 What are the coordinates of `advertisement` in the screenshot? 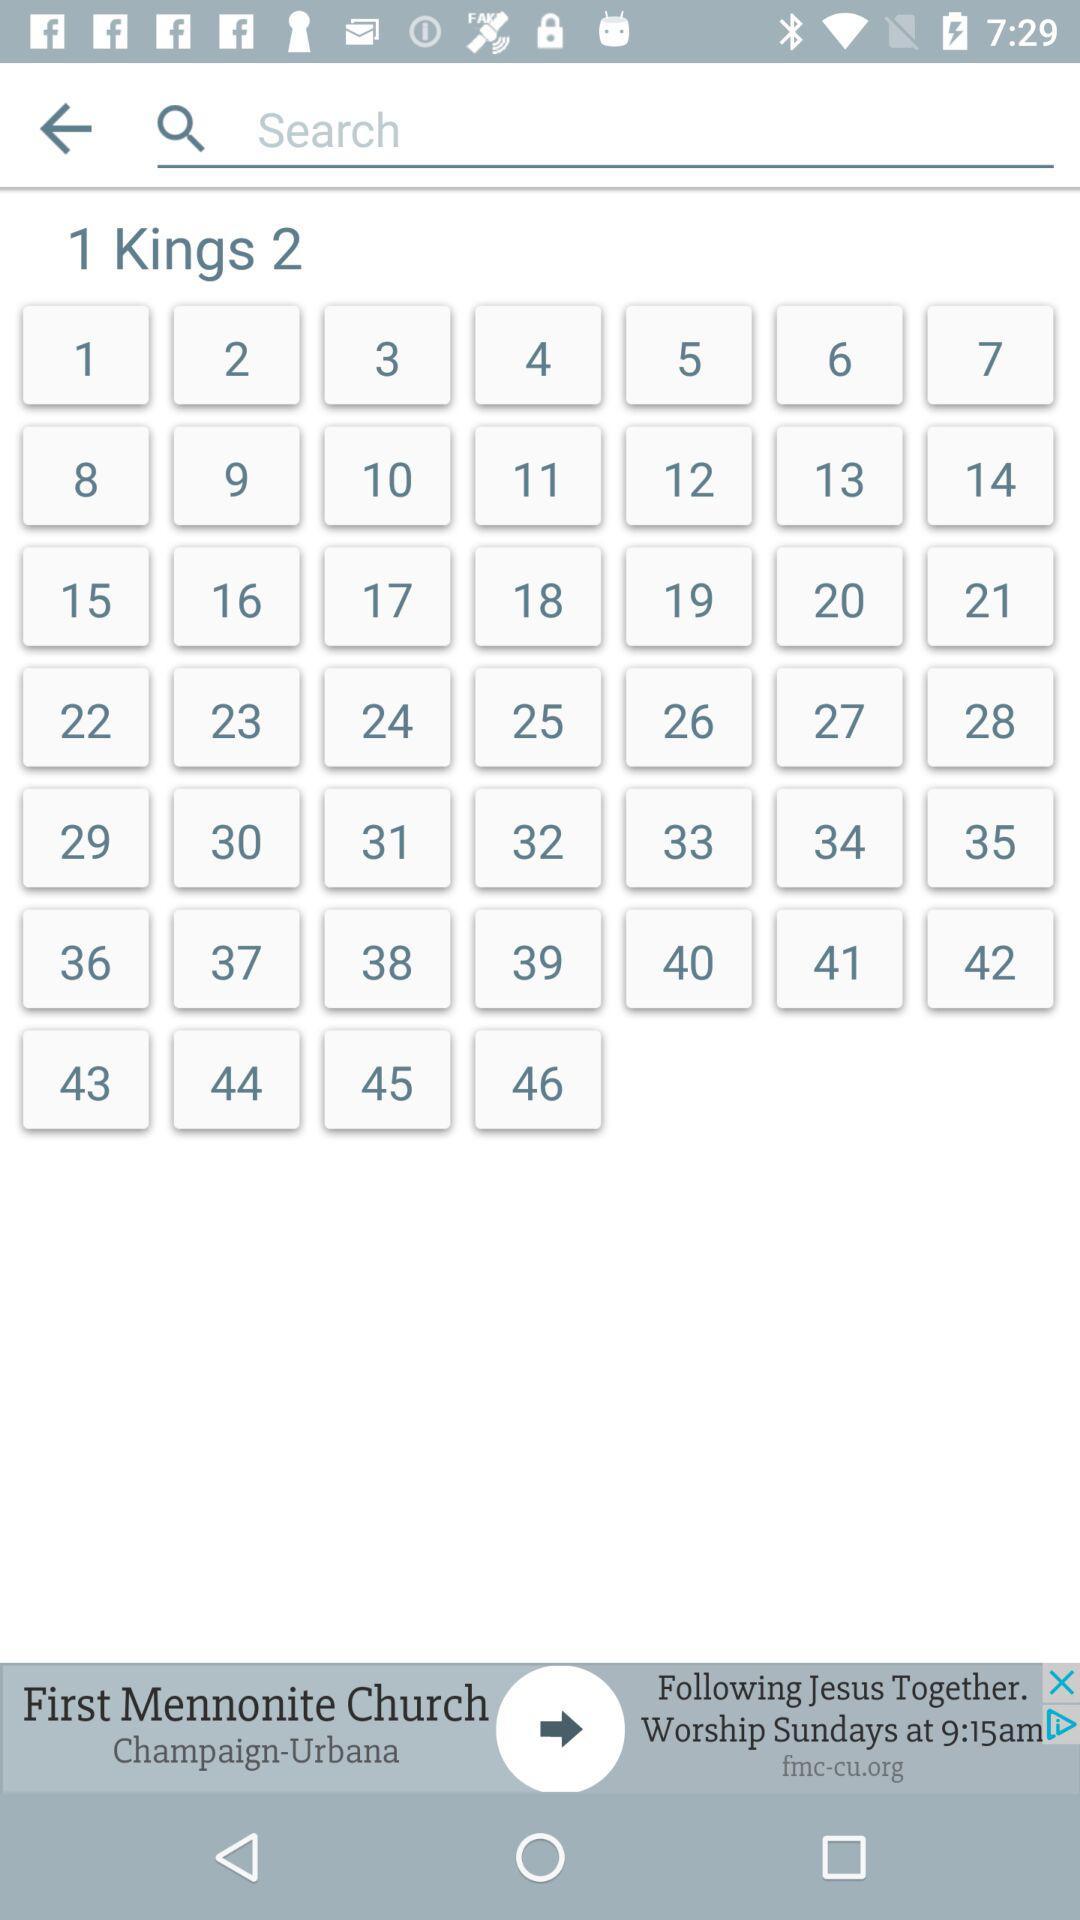 It's located at (540, 1727).